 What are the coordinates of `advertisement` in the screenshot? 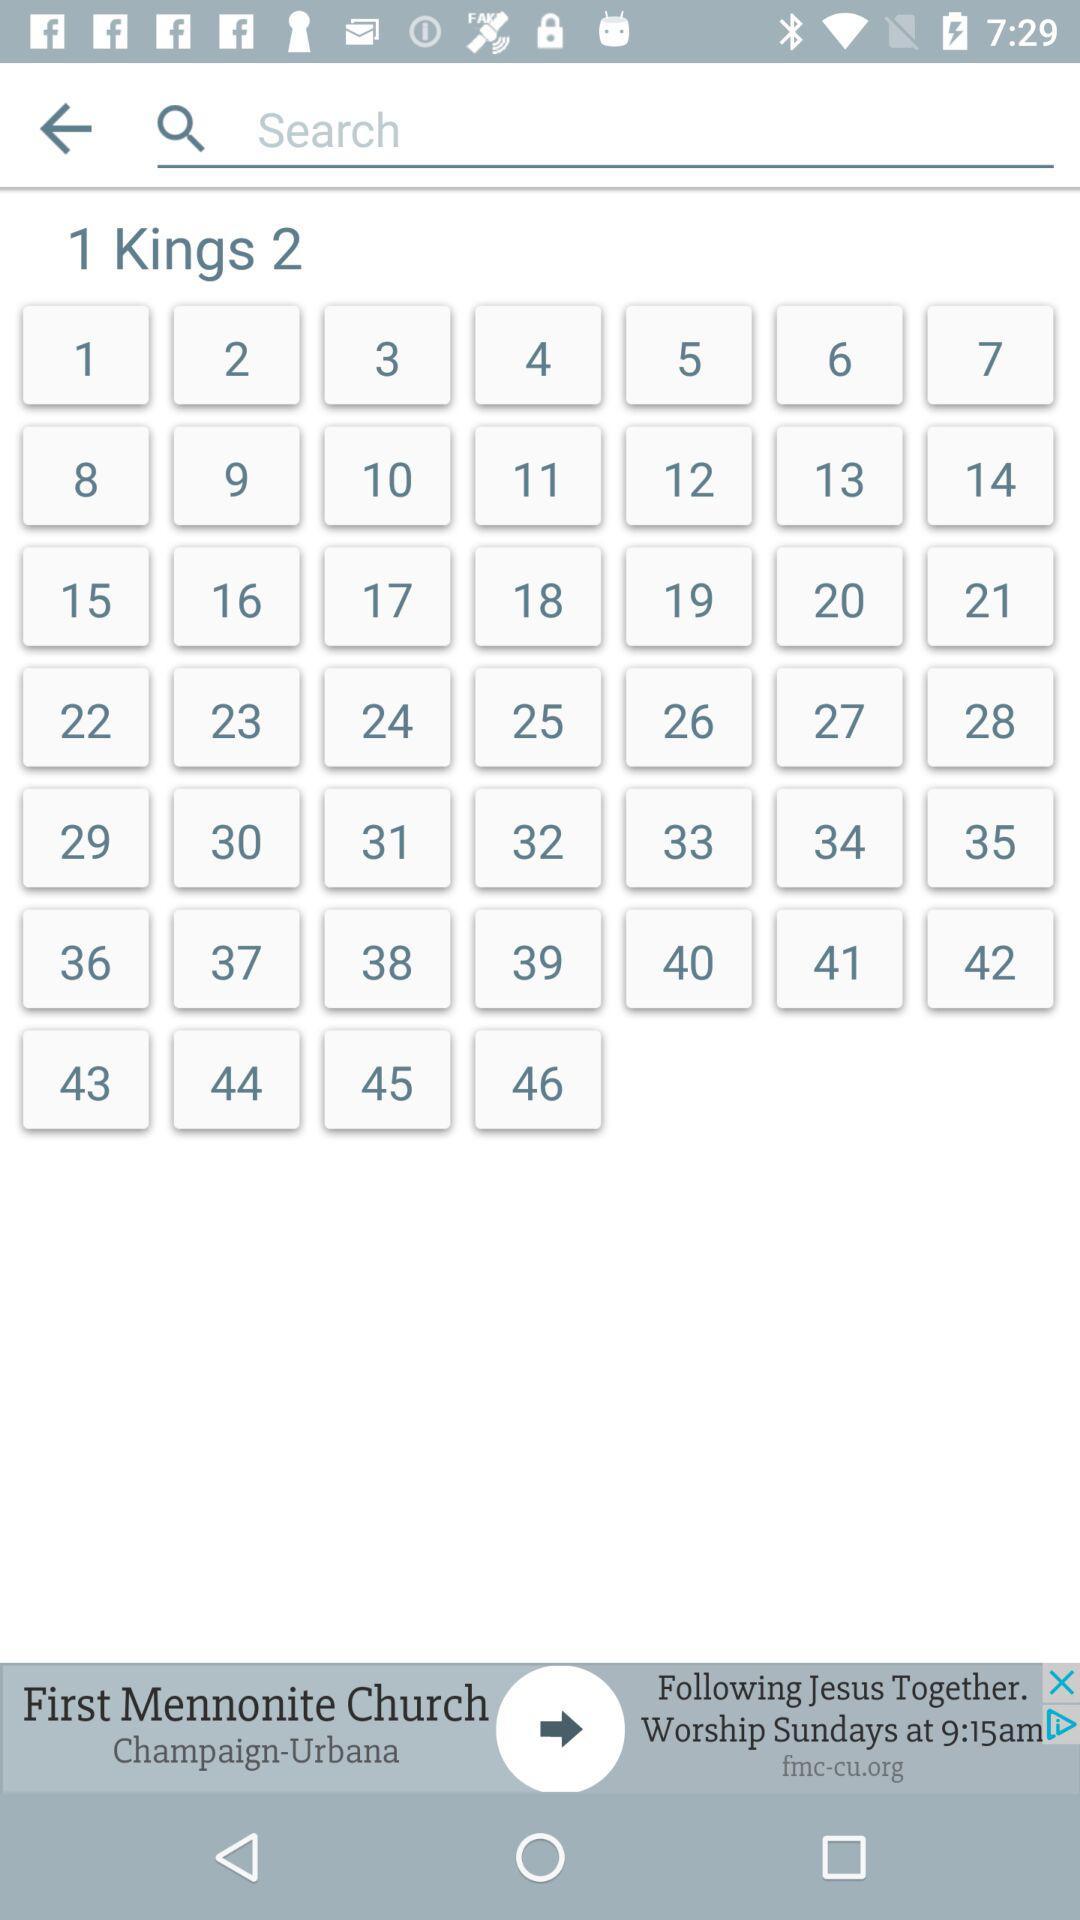 It's located at (540, 1727).